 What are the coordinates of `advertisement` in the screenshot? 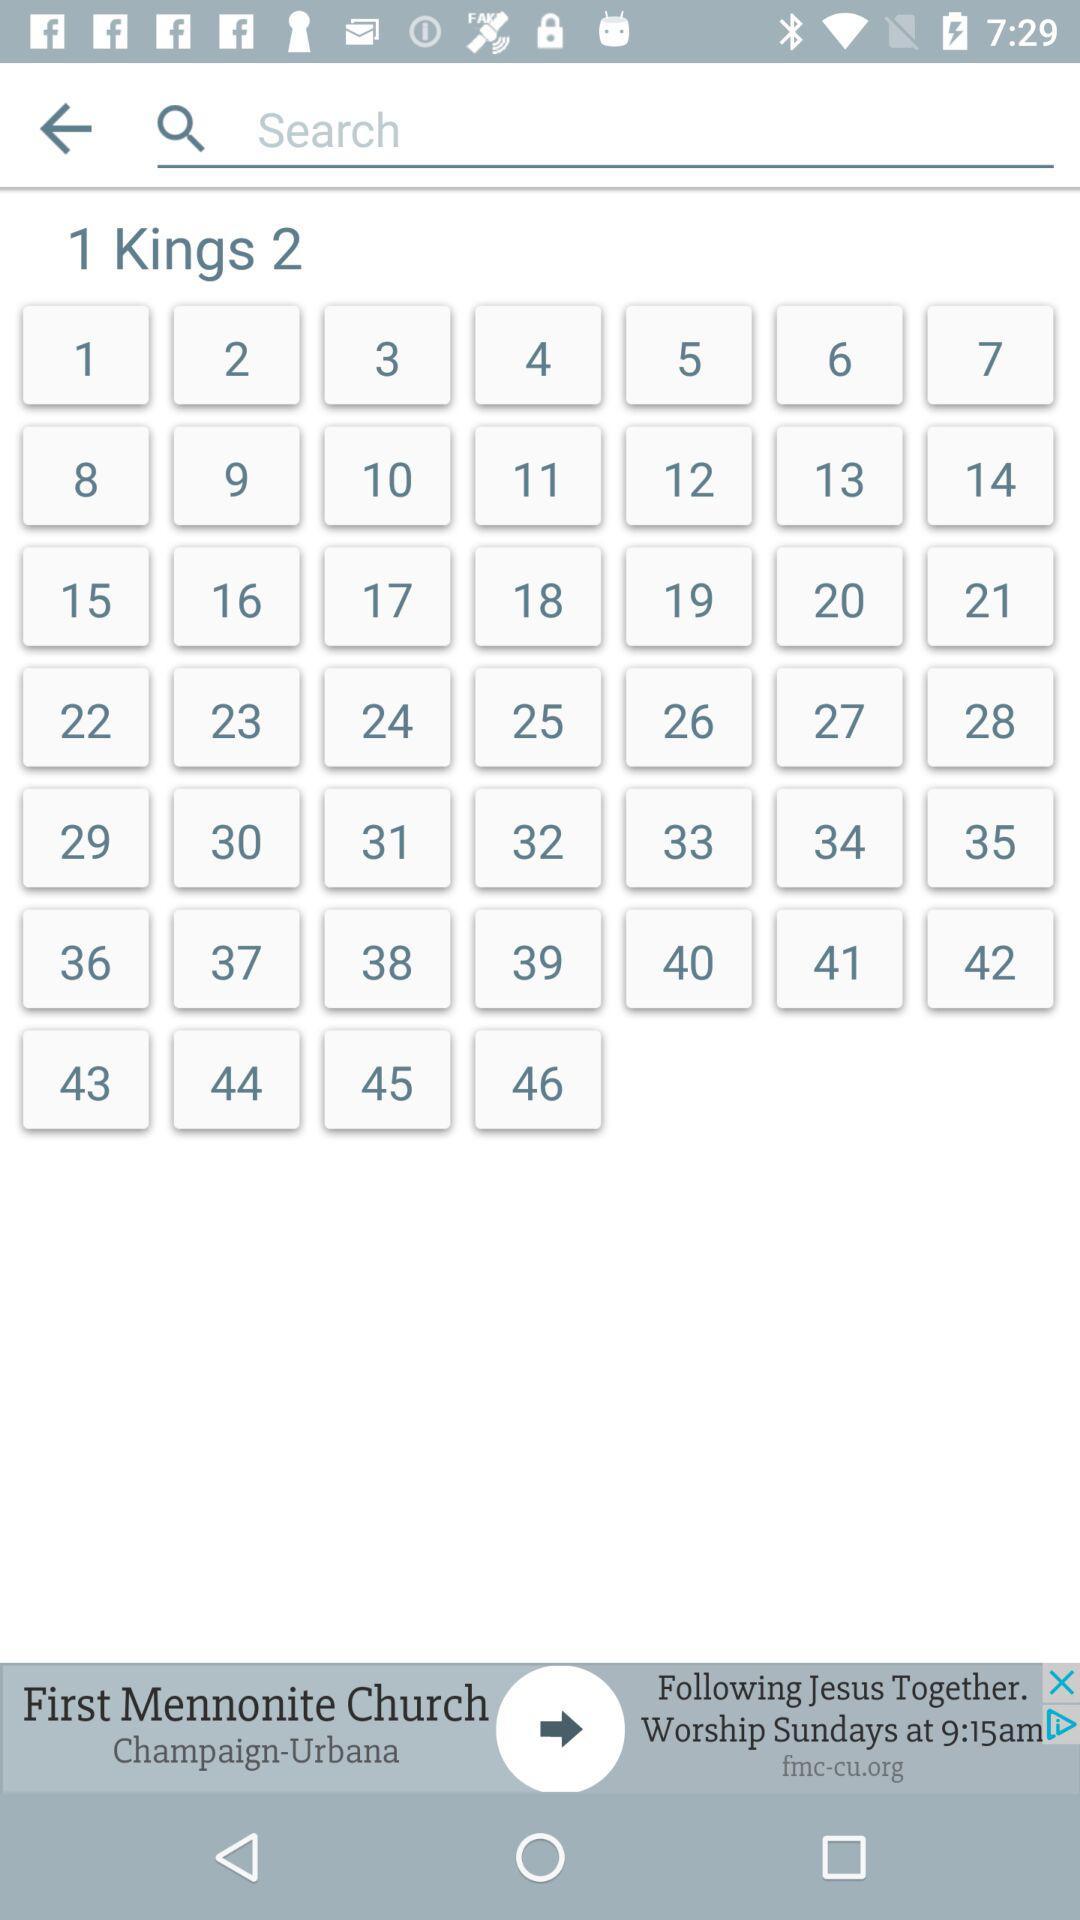 It's located at (540, 1727).